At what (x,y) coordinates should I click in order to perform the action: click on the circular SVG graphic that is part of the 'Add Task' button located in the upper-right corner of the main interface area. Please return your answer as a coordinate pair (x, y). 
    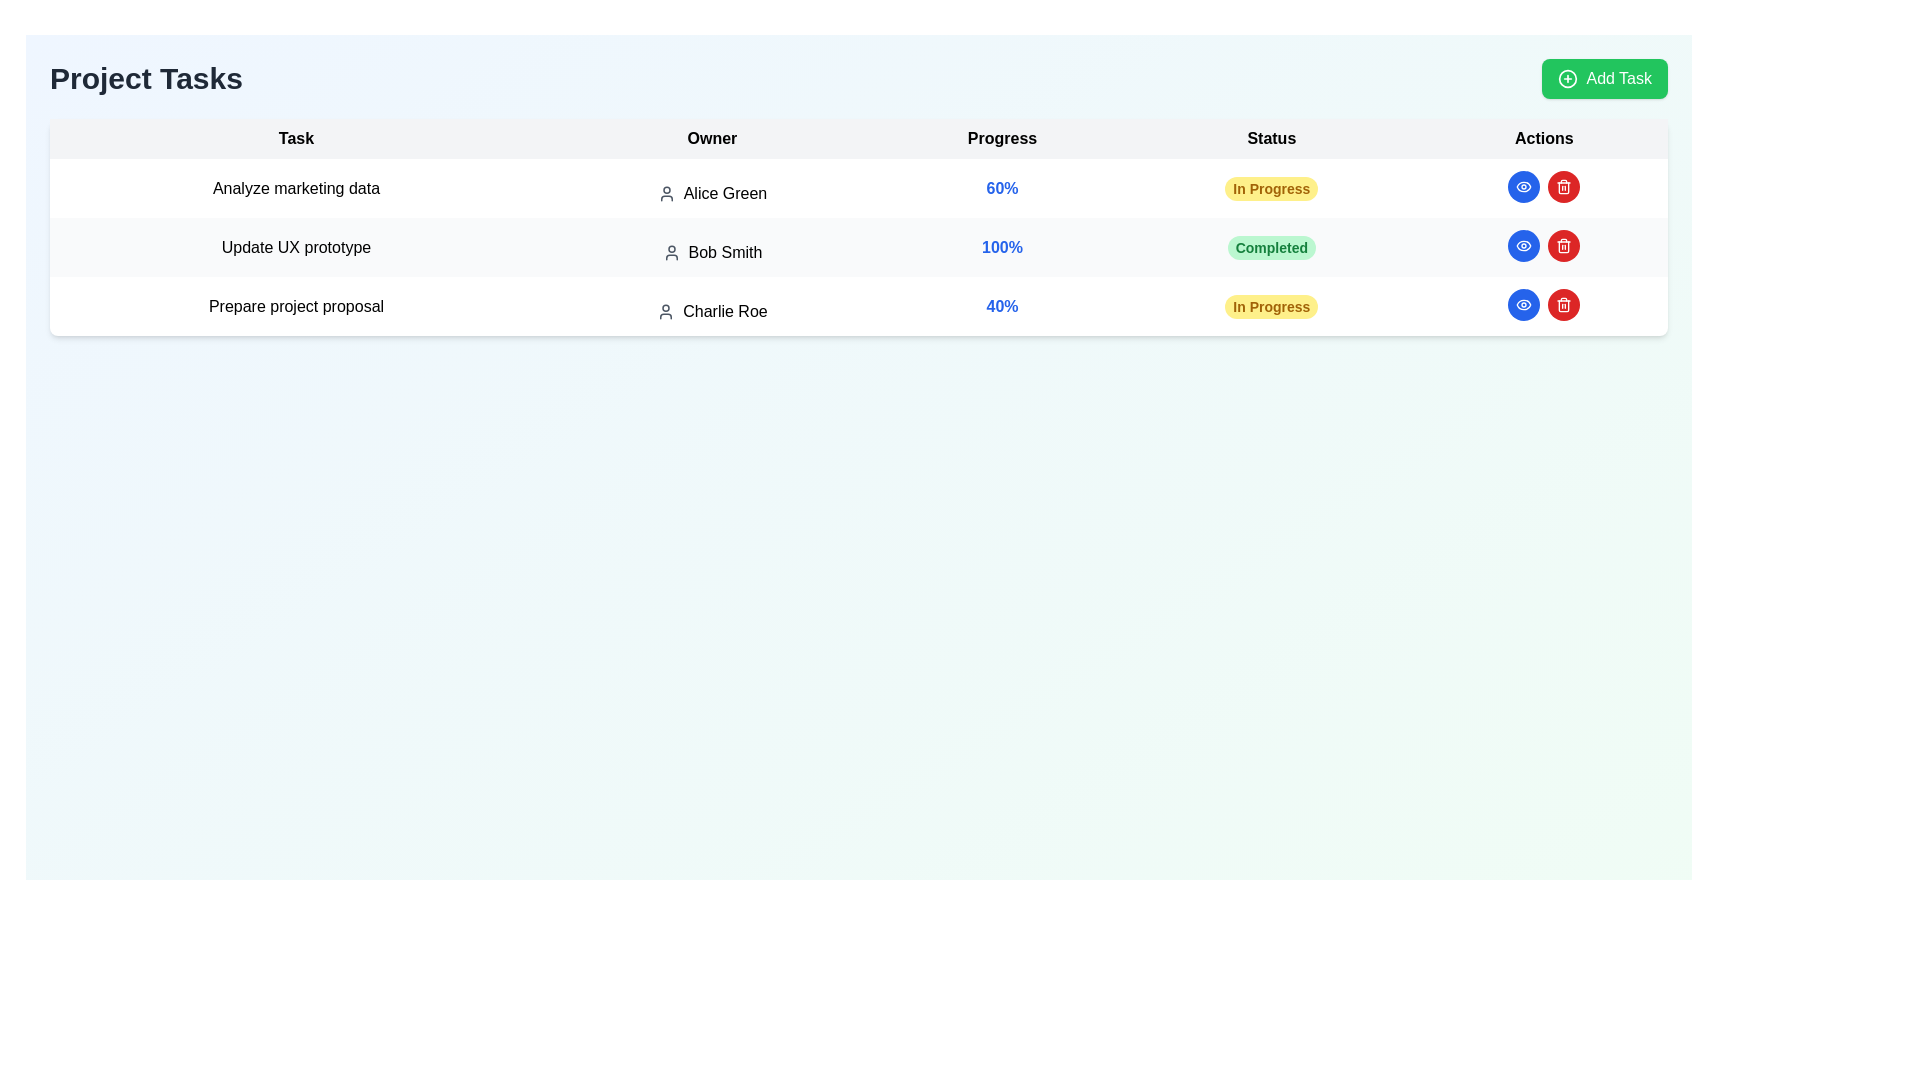
    Looking at the image, I should click on (1567, 77).